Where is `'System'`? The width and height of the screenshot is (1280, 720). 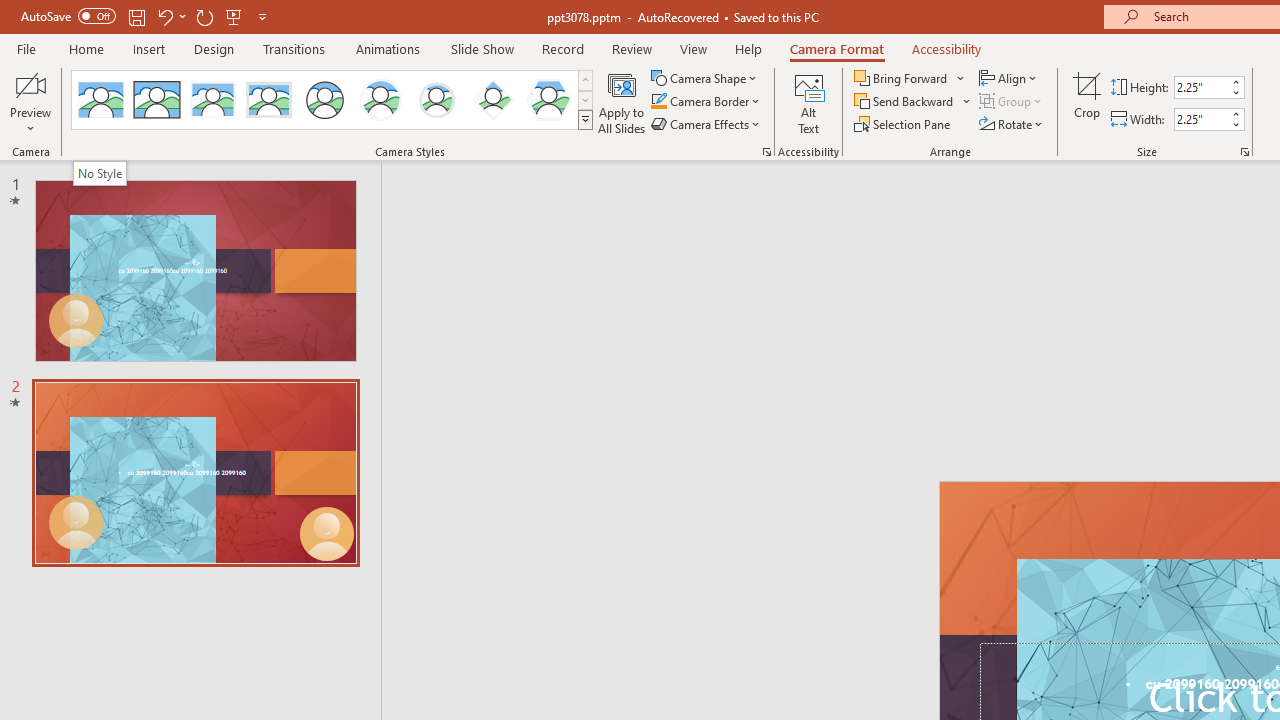 'System' is located at coordinates (10, 11).